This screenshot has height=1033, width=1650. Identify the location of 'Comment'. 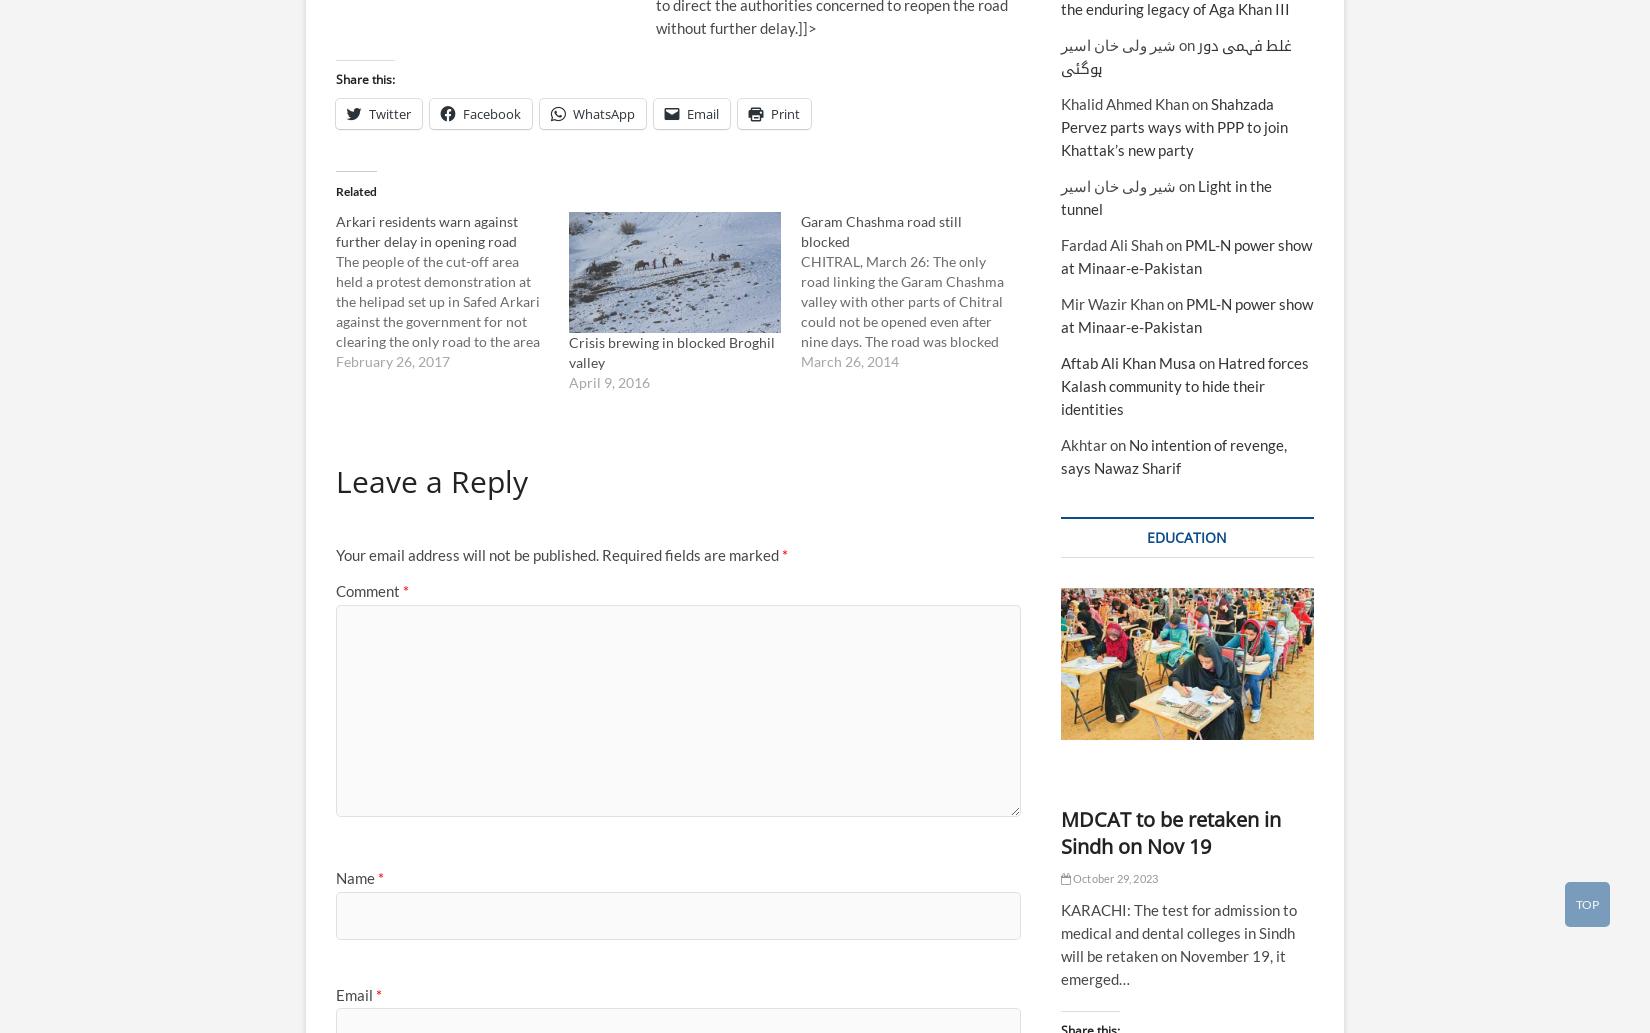
(335, 589).